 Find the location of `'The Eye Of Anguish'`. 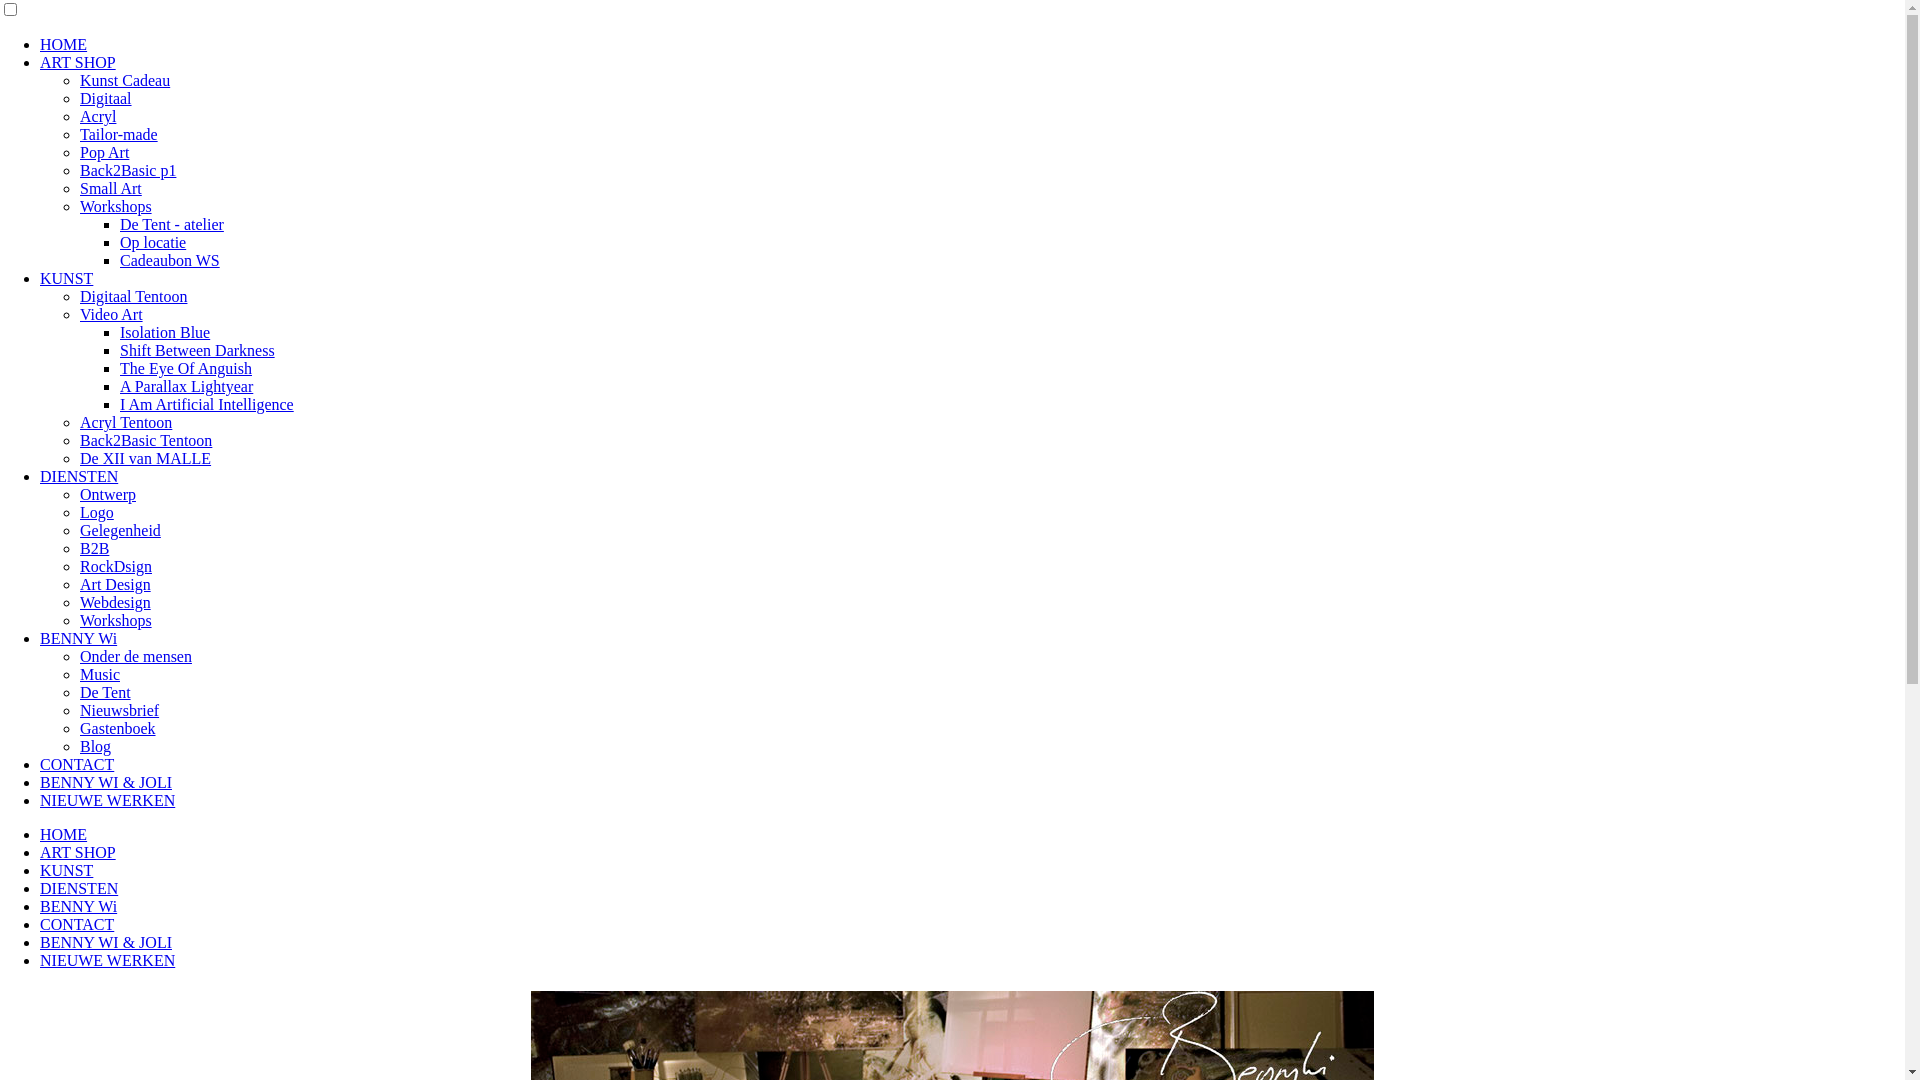

'The Eye Of Anguish' is located at coordinates (186, 368).